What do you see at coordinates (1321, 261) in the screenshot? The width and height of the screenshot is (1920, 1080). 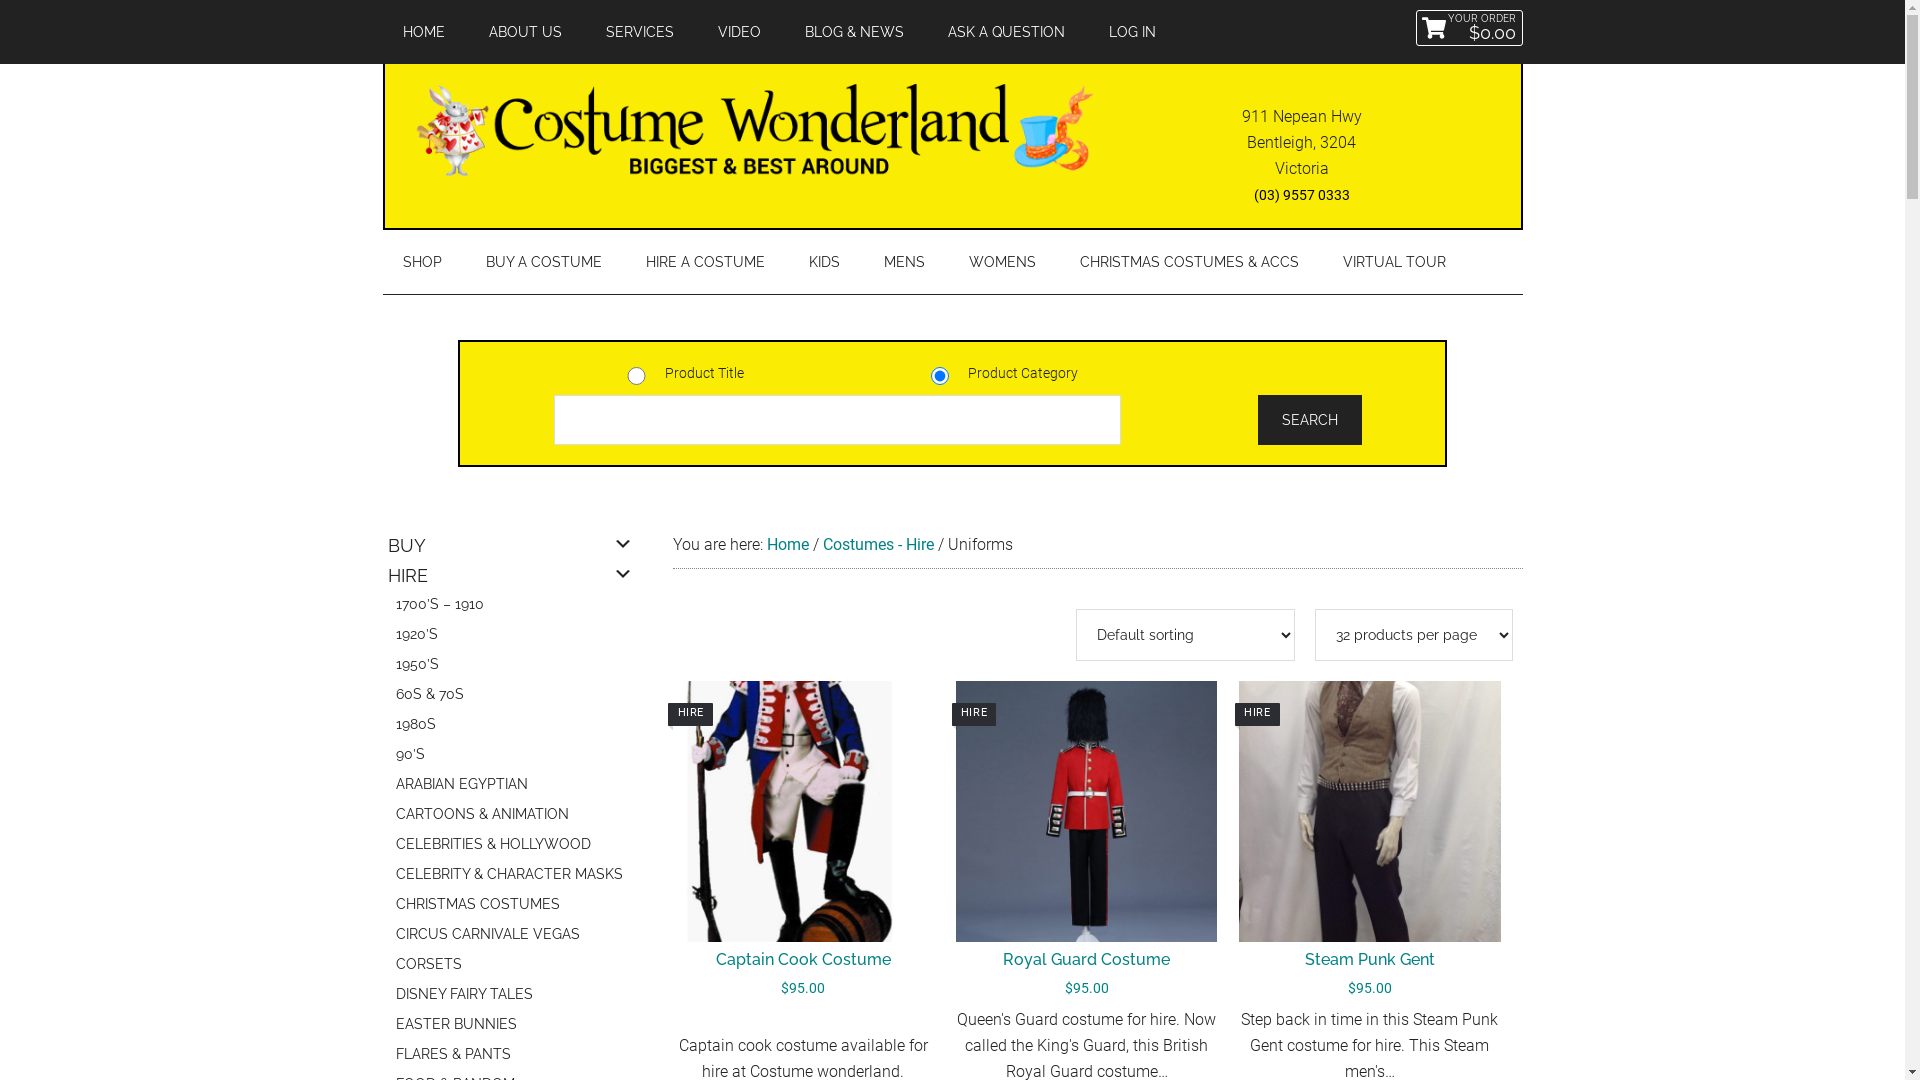 I see `'VIRTUAL TOUR'` at bounding box center [1321, 261].